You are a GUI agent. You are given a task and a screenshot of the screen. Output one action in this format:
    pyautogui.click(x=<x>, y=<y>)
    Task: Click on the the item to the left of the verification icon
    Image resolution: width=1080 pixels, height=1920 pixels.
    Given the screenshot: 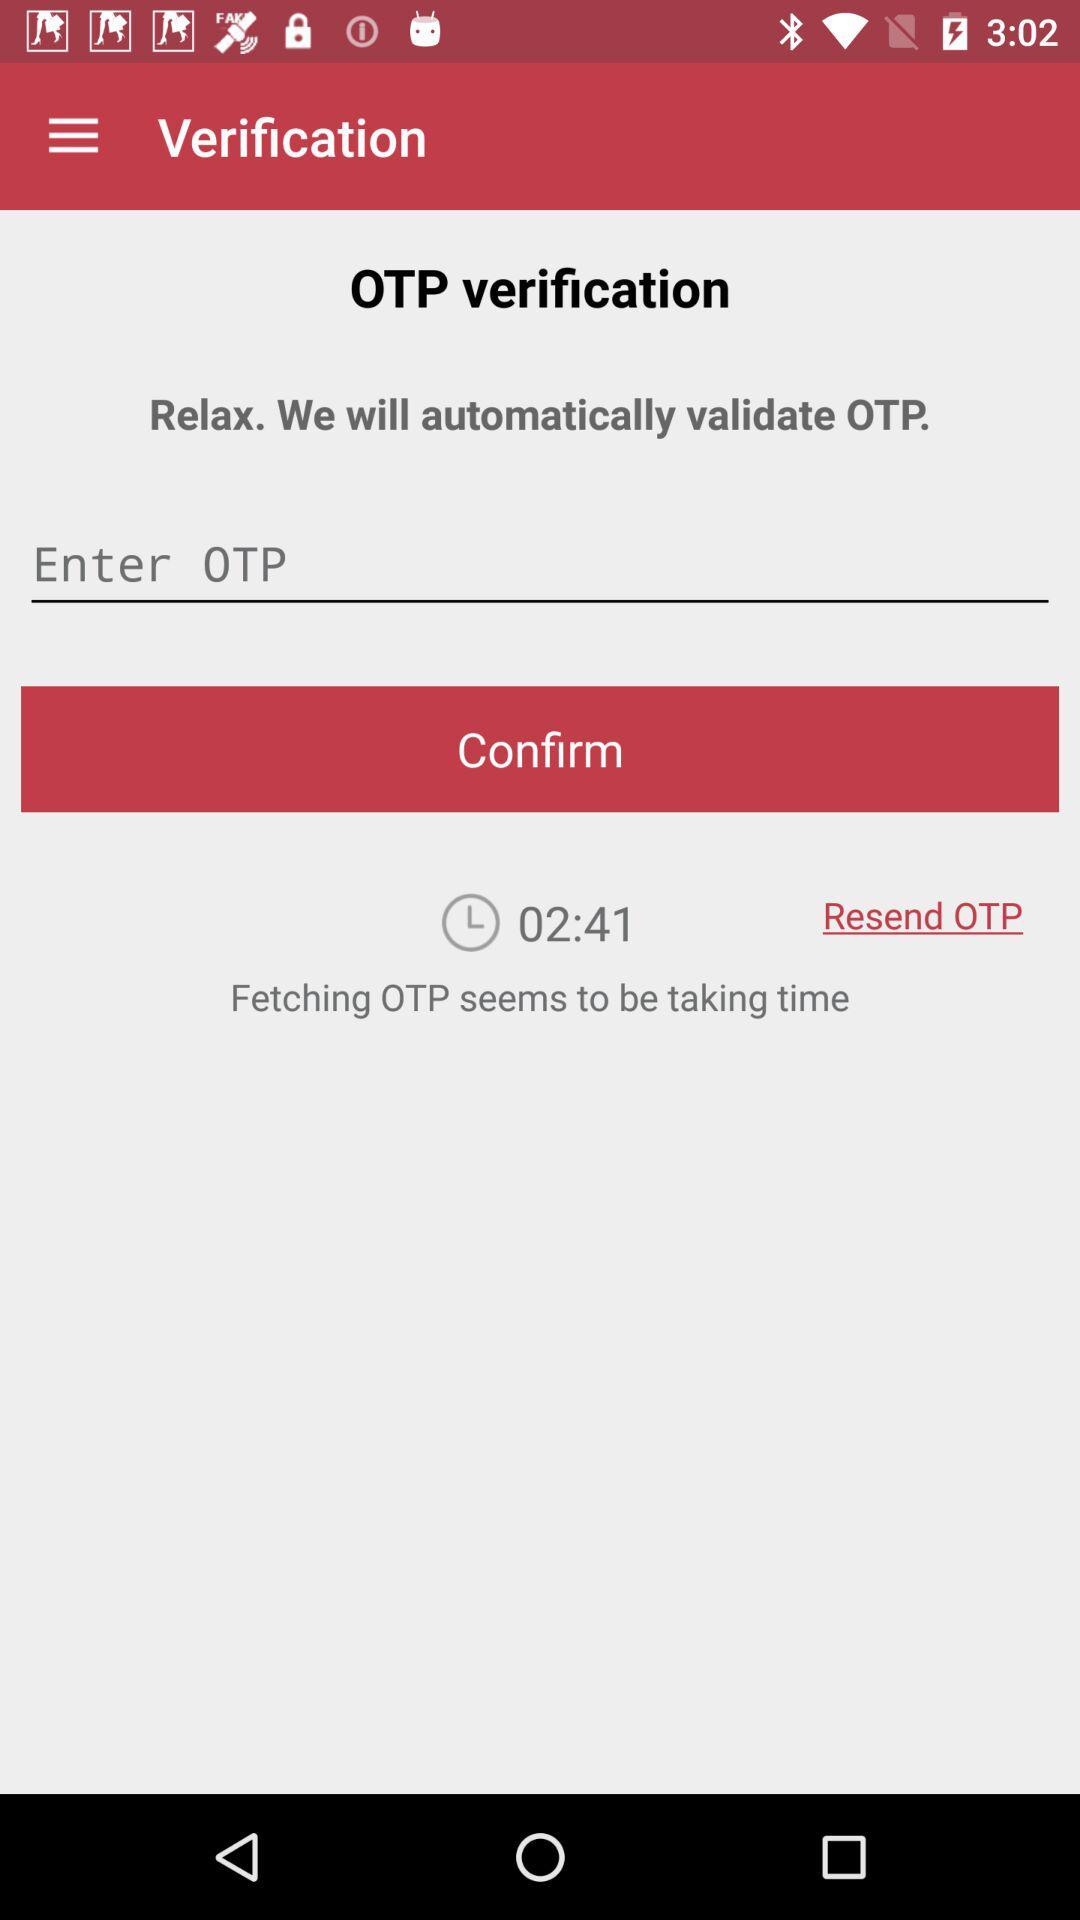 What is the action you would take?
    pyautogui.click(x=72, y=135)
    